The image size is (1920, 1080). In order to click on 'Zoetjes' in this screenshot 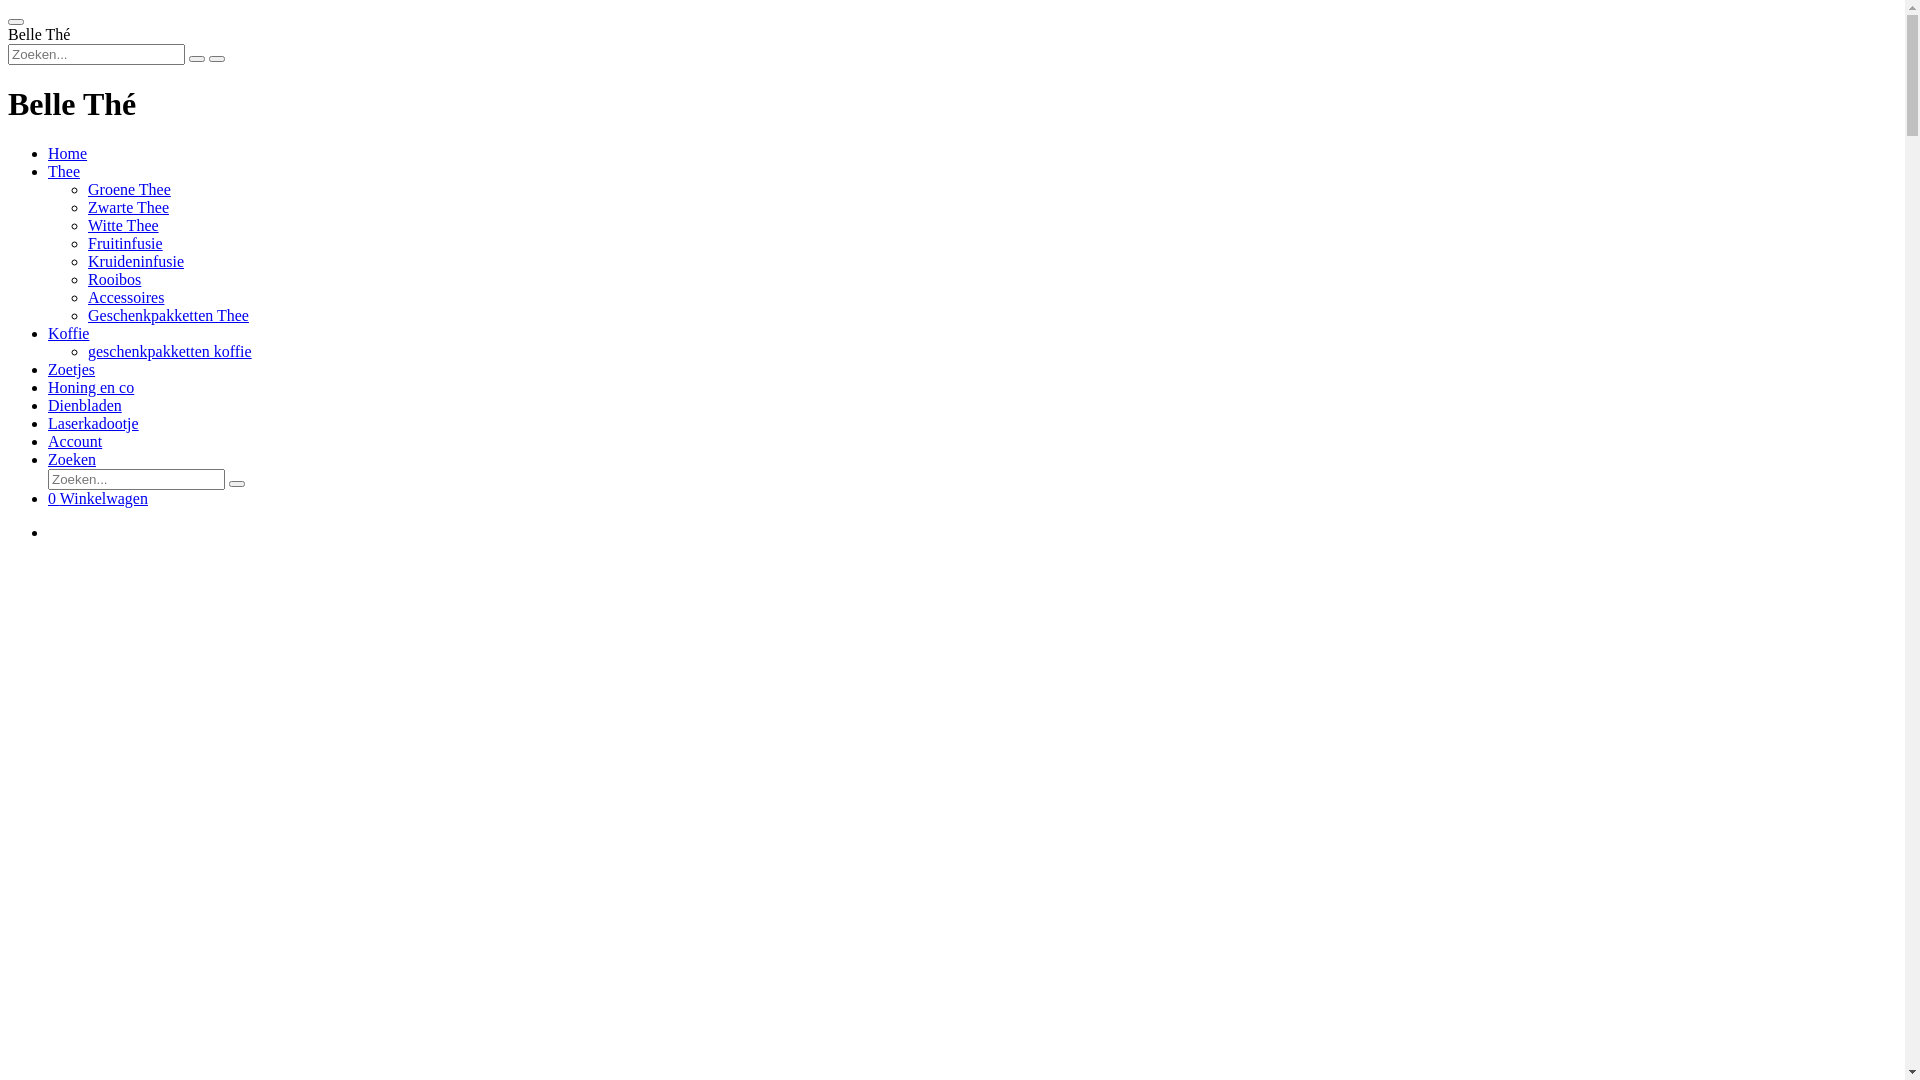, I will do `click(48, 369)`.